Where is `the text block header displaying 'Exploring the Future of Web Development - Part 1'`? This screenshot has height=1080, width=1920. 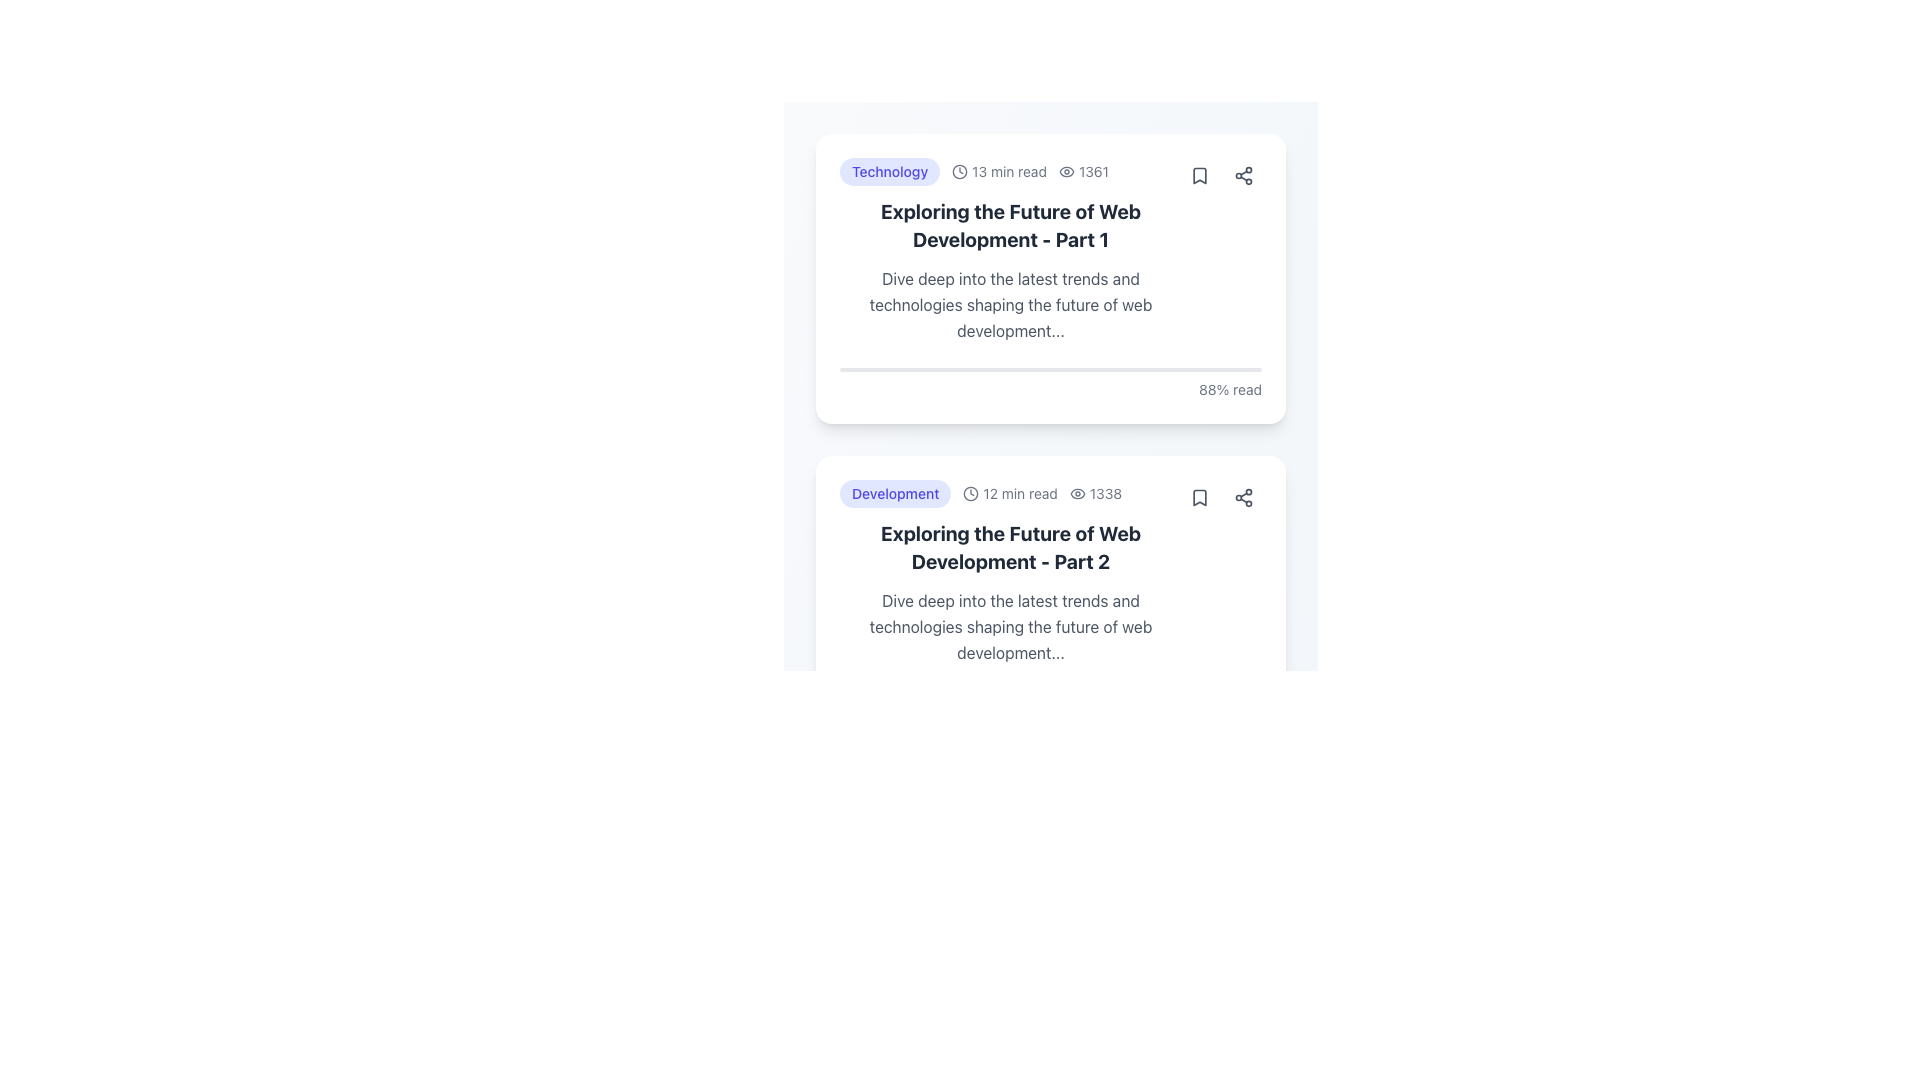
the text block header displaying 'Exploring the Future of Web Development - Part 1' is located at coordinates (1011, 225).